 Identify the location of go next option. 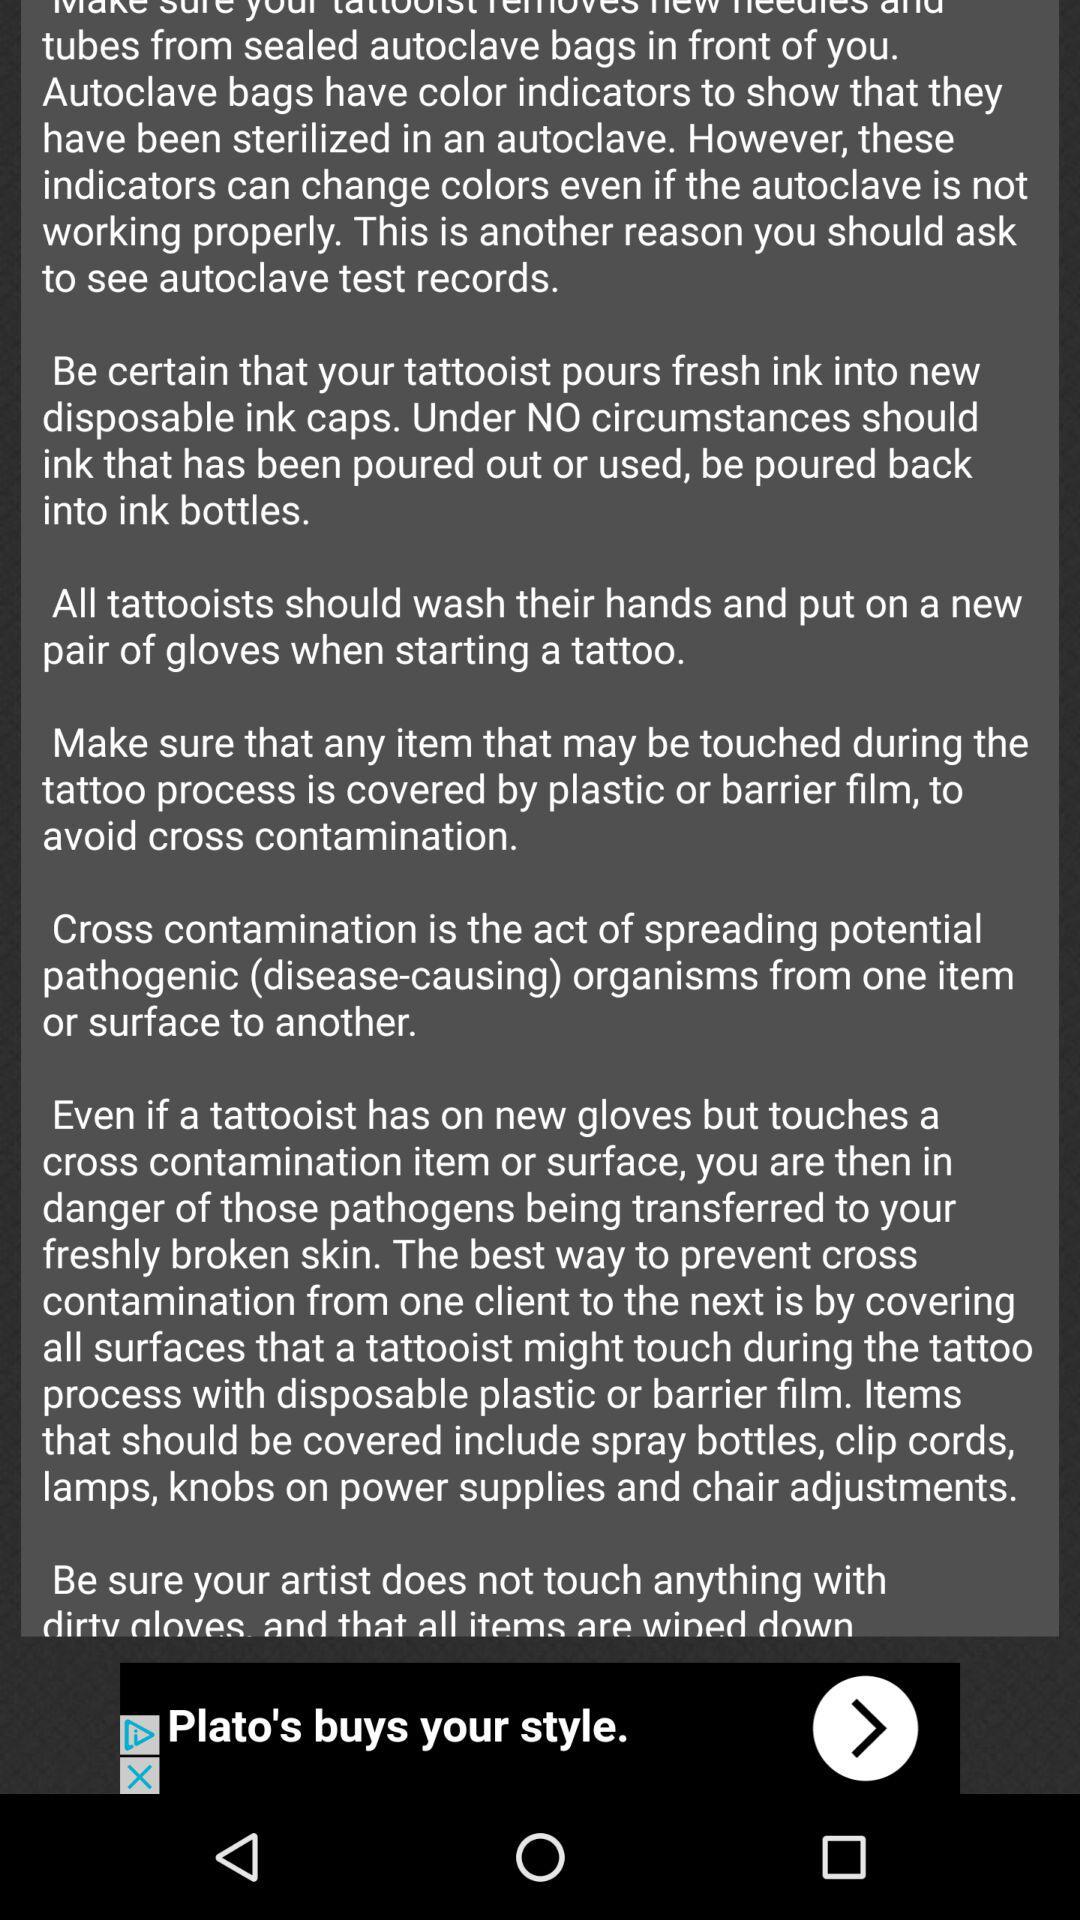
(540, 1727).